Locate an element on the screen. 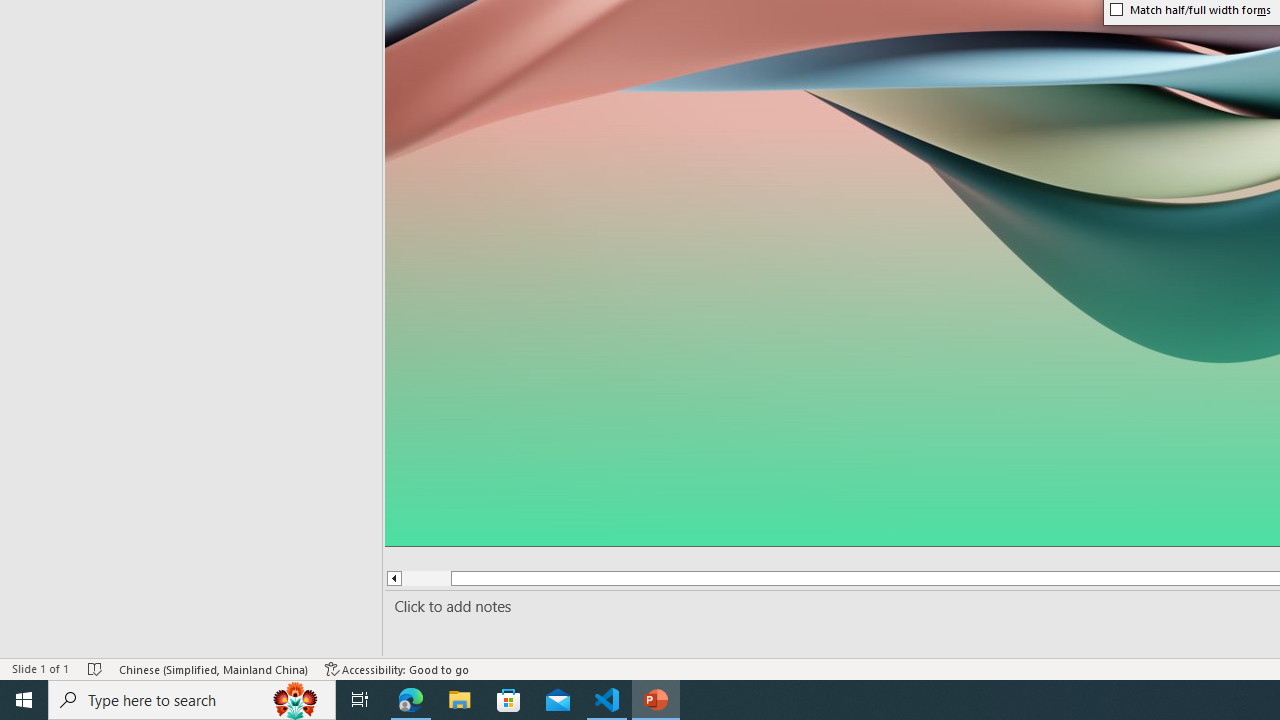 The height and width of the screenshot is (720, 1280). 'Page up' is located at coordinates (425, 578).